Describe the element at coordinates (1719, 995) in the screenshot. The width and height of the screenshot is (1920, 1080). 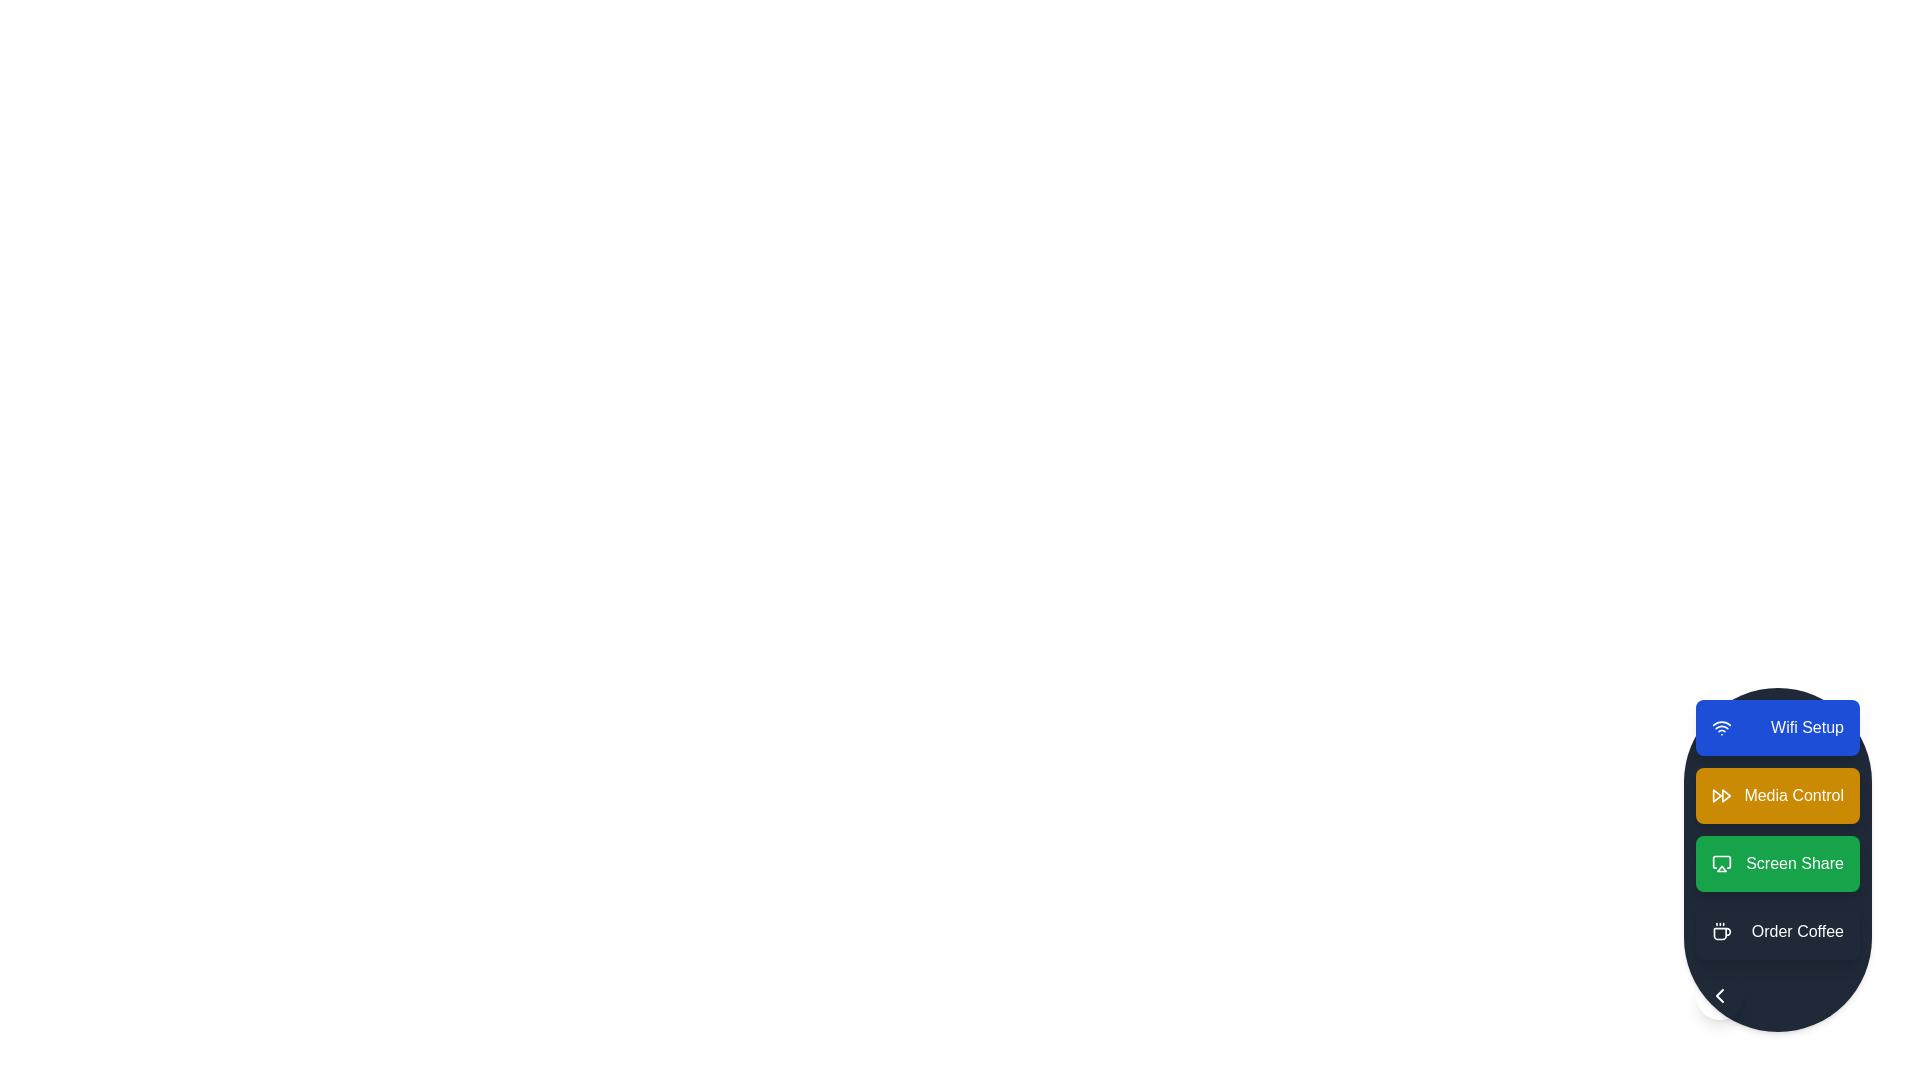
I see `toggle button to toggle the menu open or closed` at that location.